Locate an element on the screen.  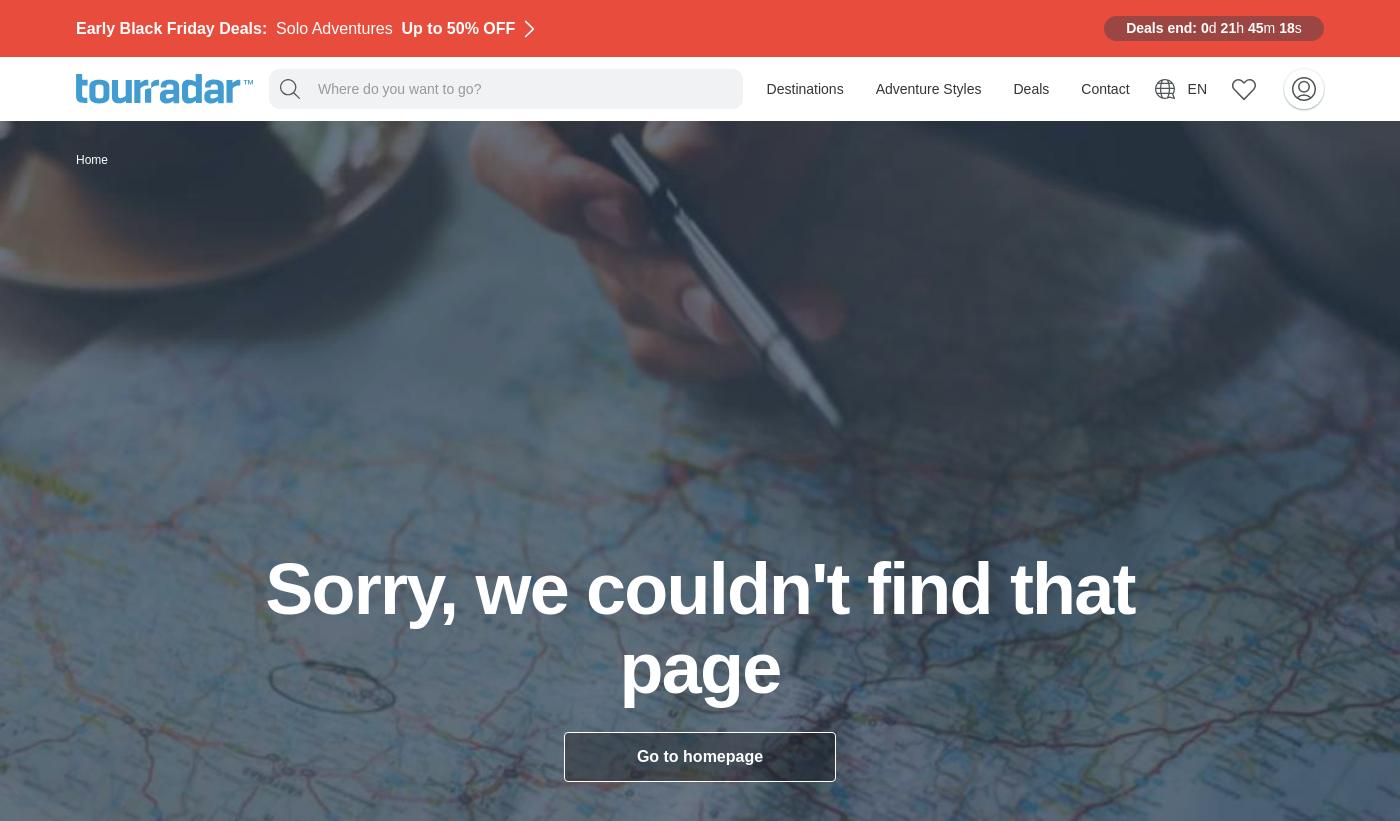
's' is located at coordinates (1297, 26).